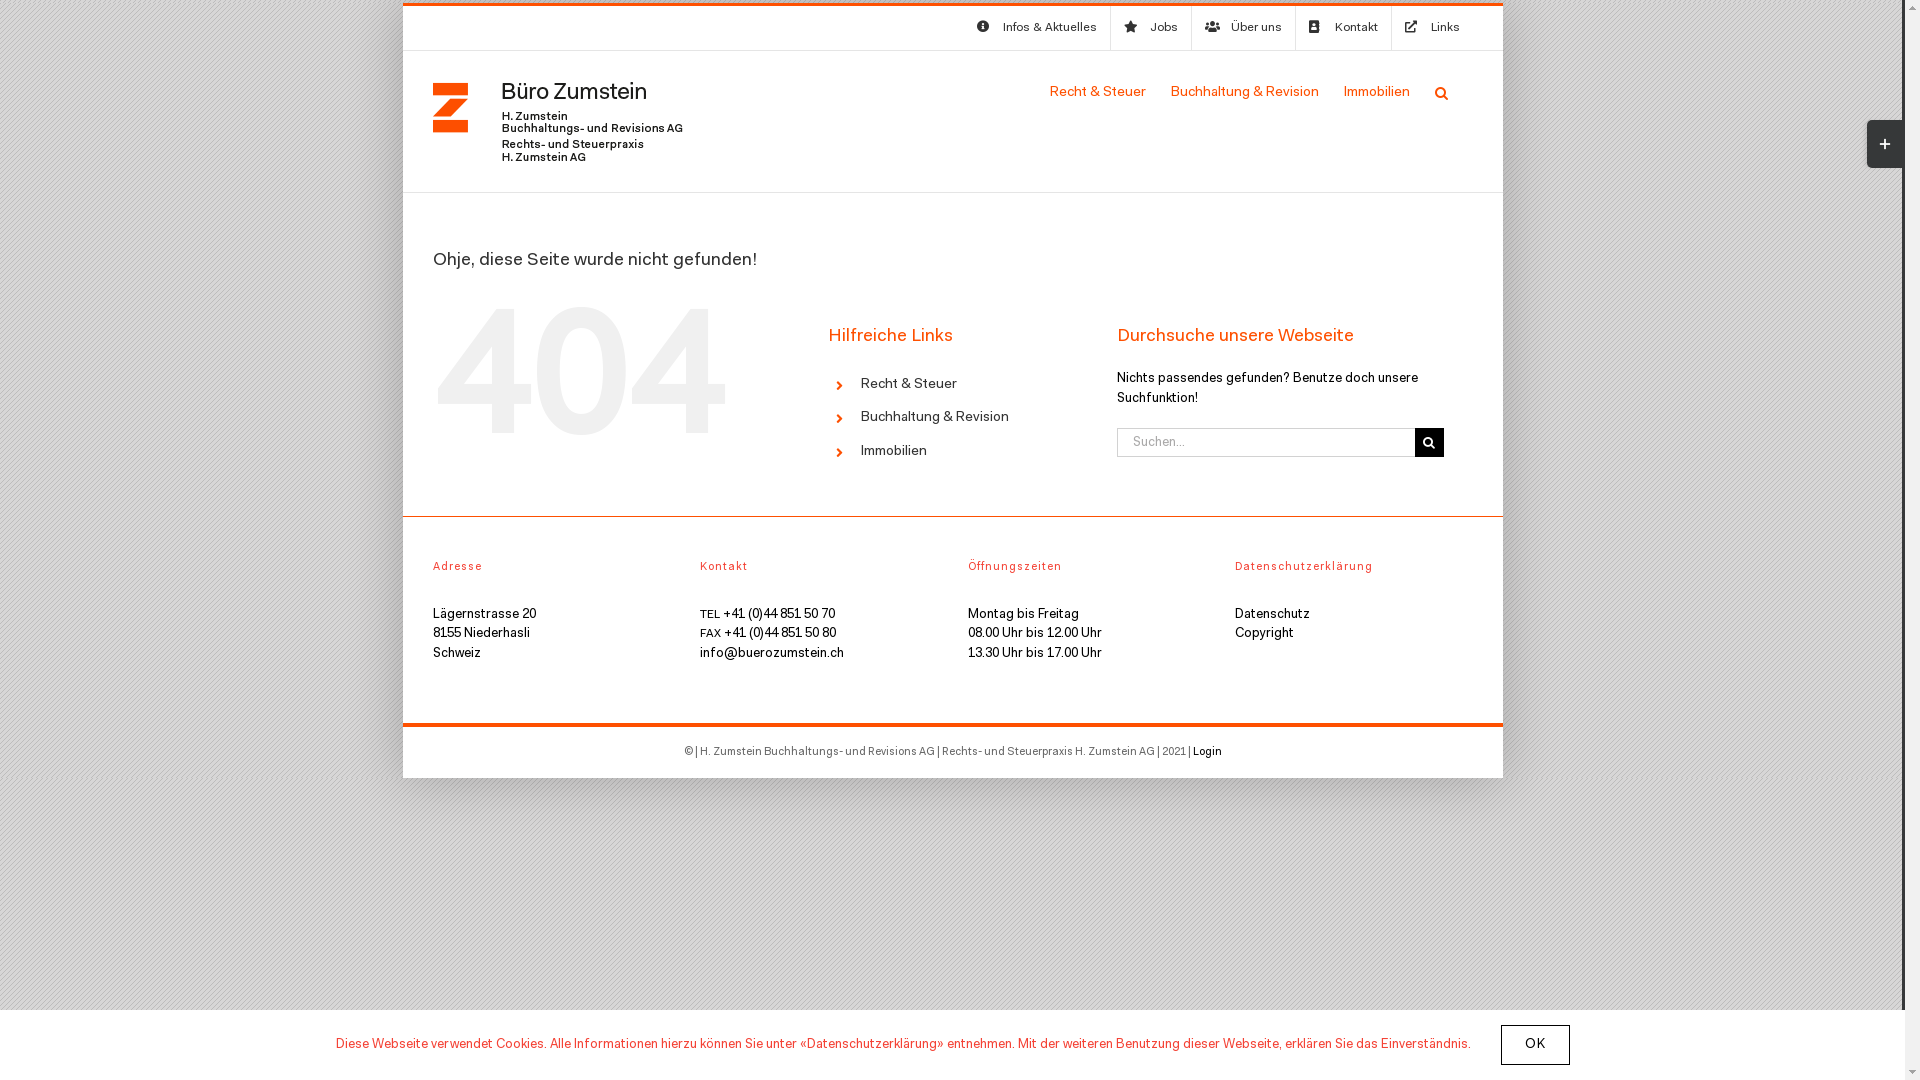  I want to click on 'Recht & Steuer', so click(860, 385).